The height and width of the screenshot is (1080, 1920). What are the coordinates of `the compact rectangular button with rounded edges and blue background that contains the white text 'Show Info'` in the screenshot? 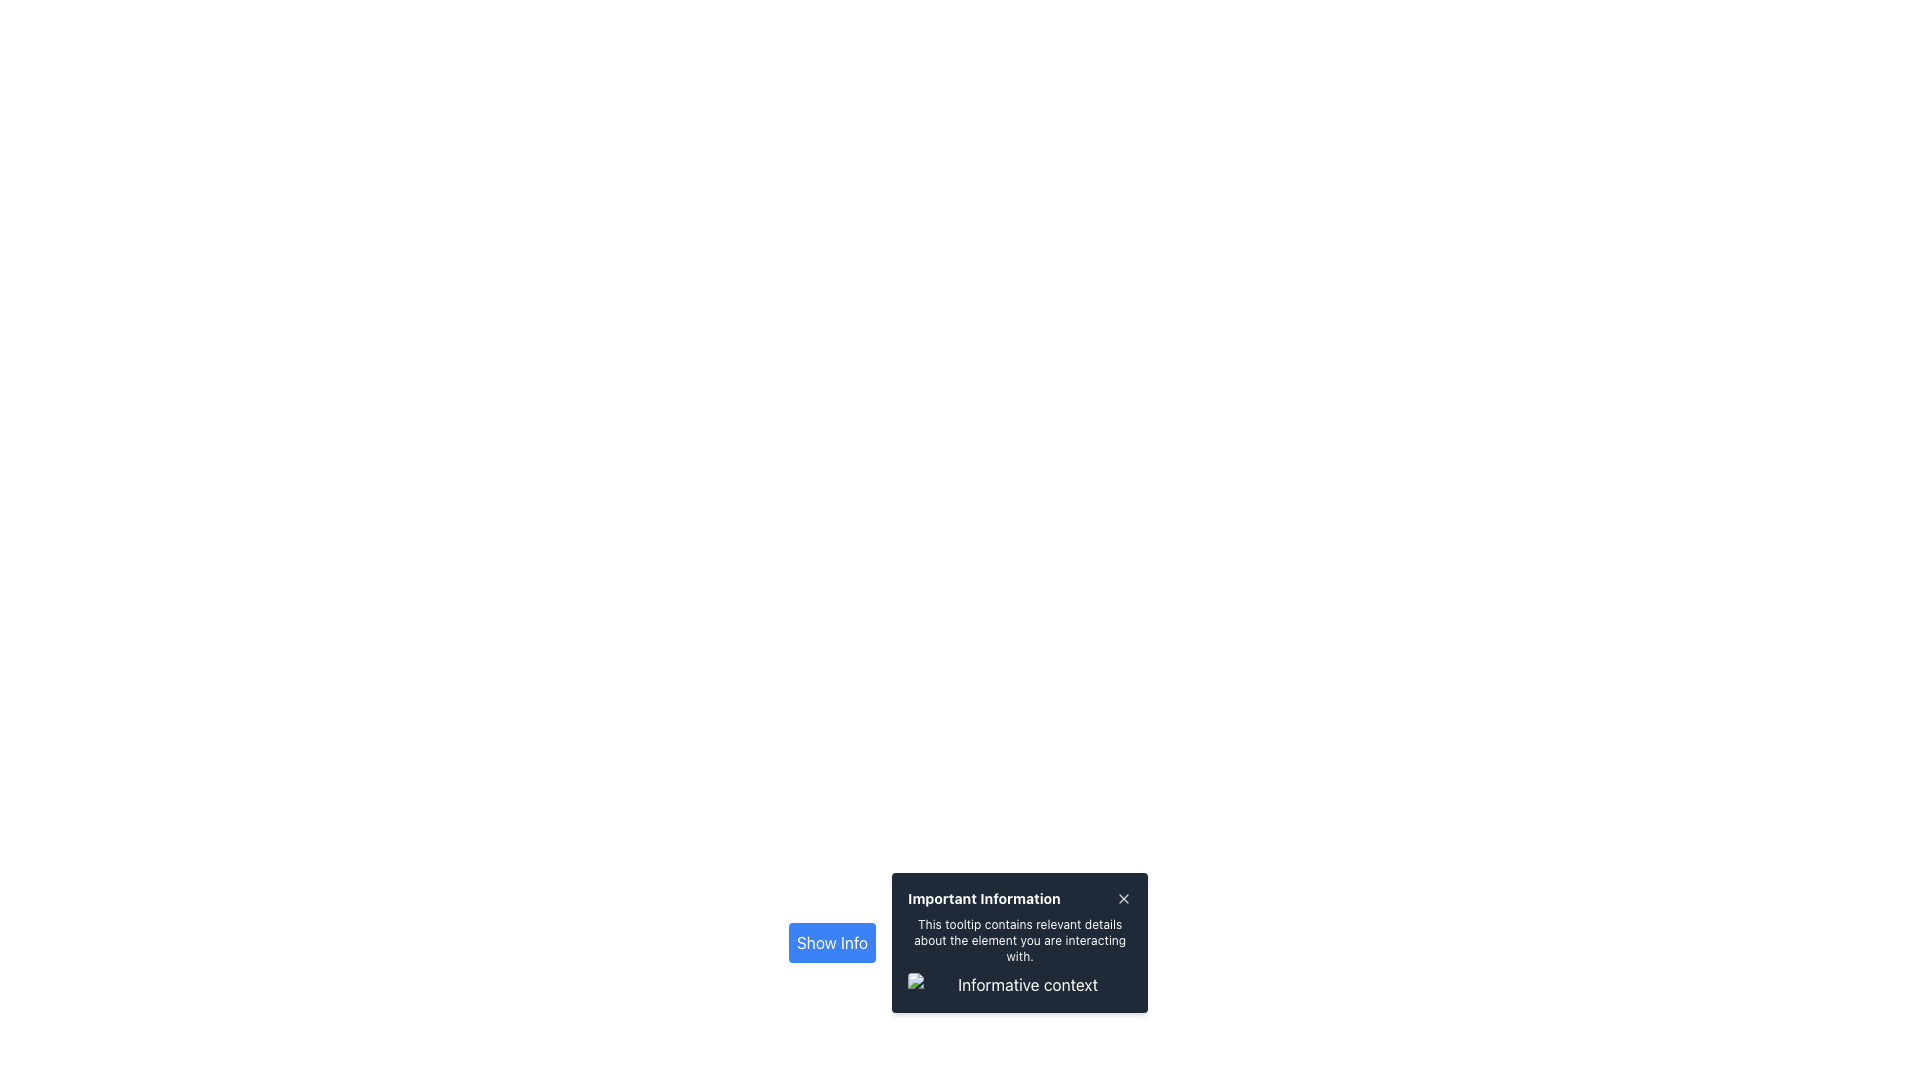 It's located at (832, 942).